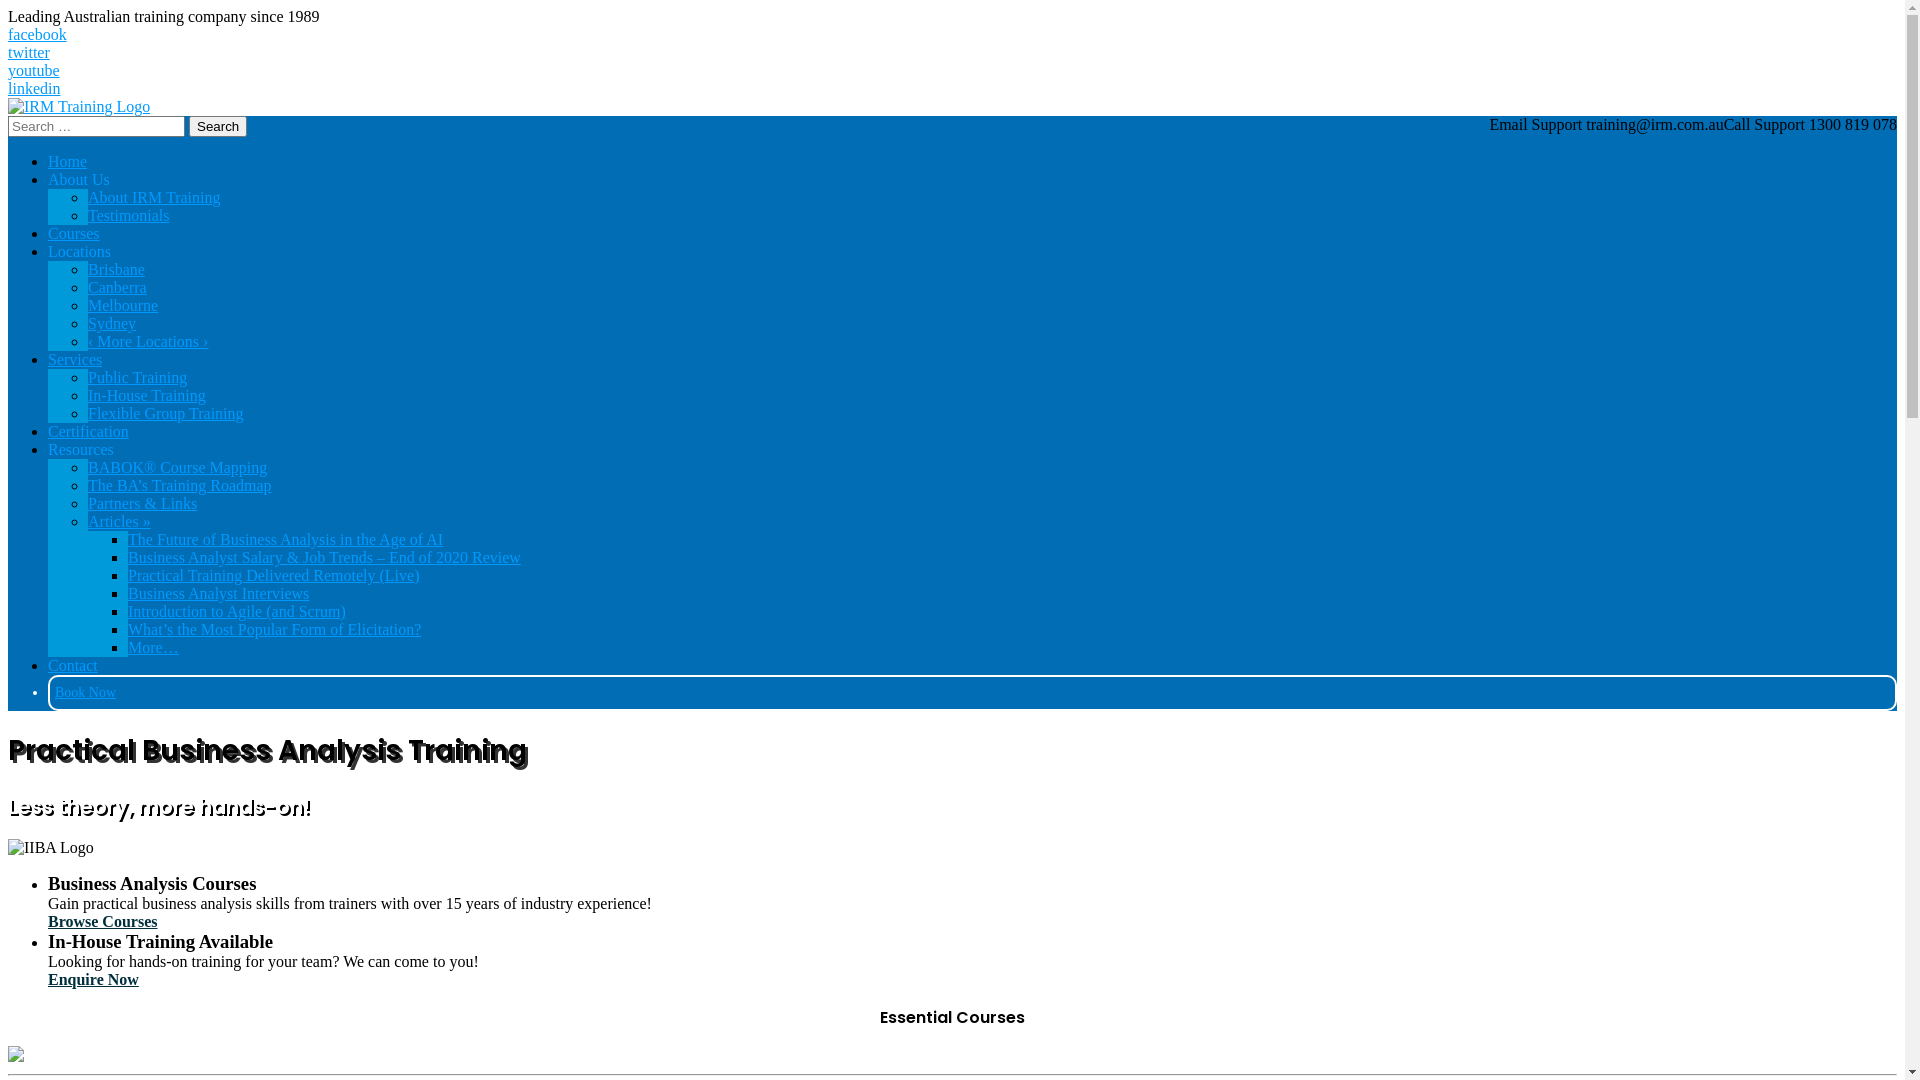  I want to click on 'linkedin', so click(8, 87).